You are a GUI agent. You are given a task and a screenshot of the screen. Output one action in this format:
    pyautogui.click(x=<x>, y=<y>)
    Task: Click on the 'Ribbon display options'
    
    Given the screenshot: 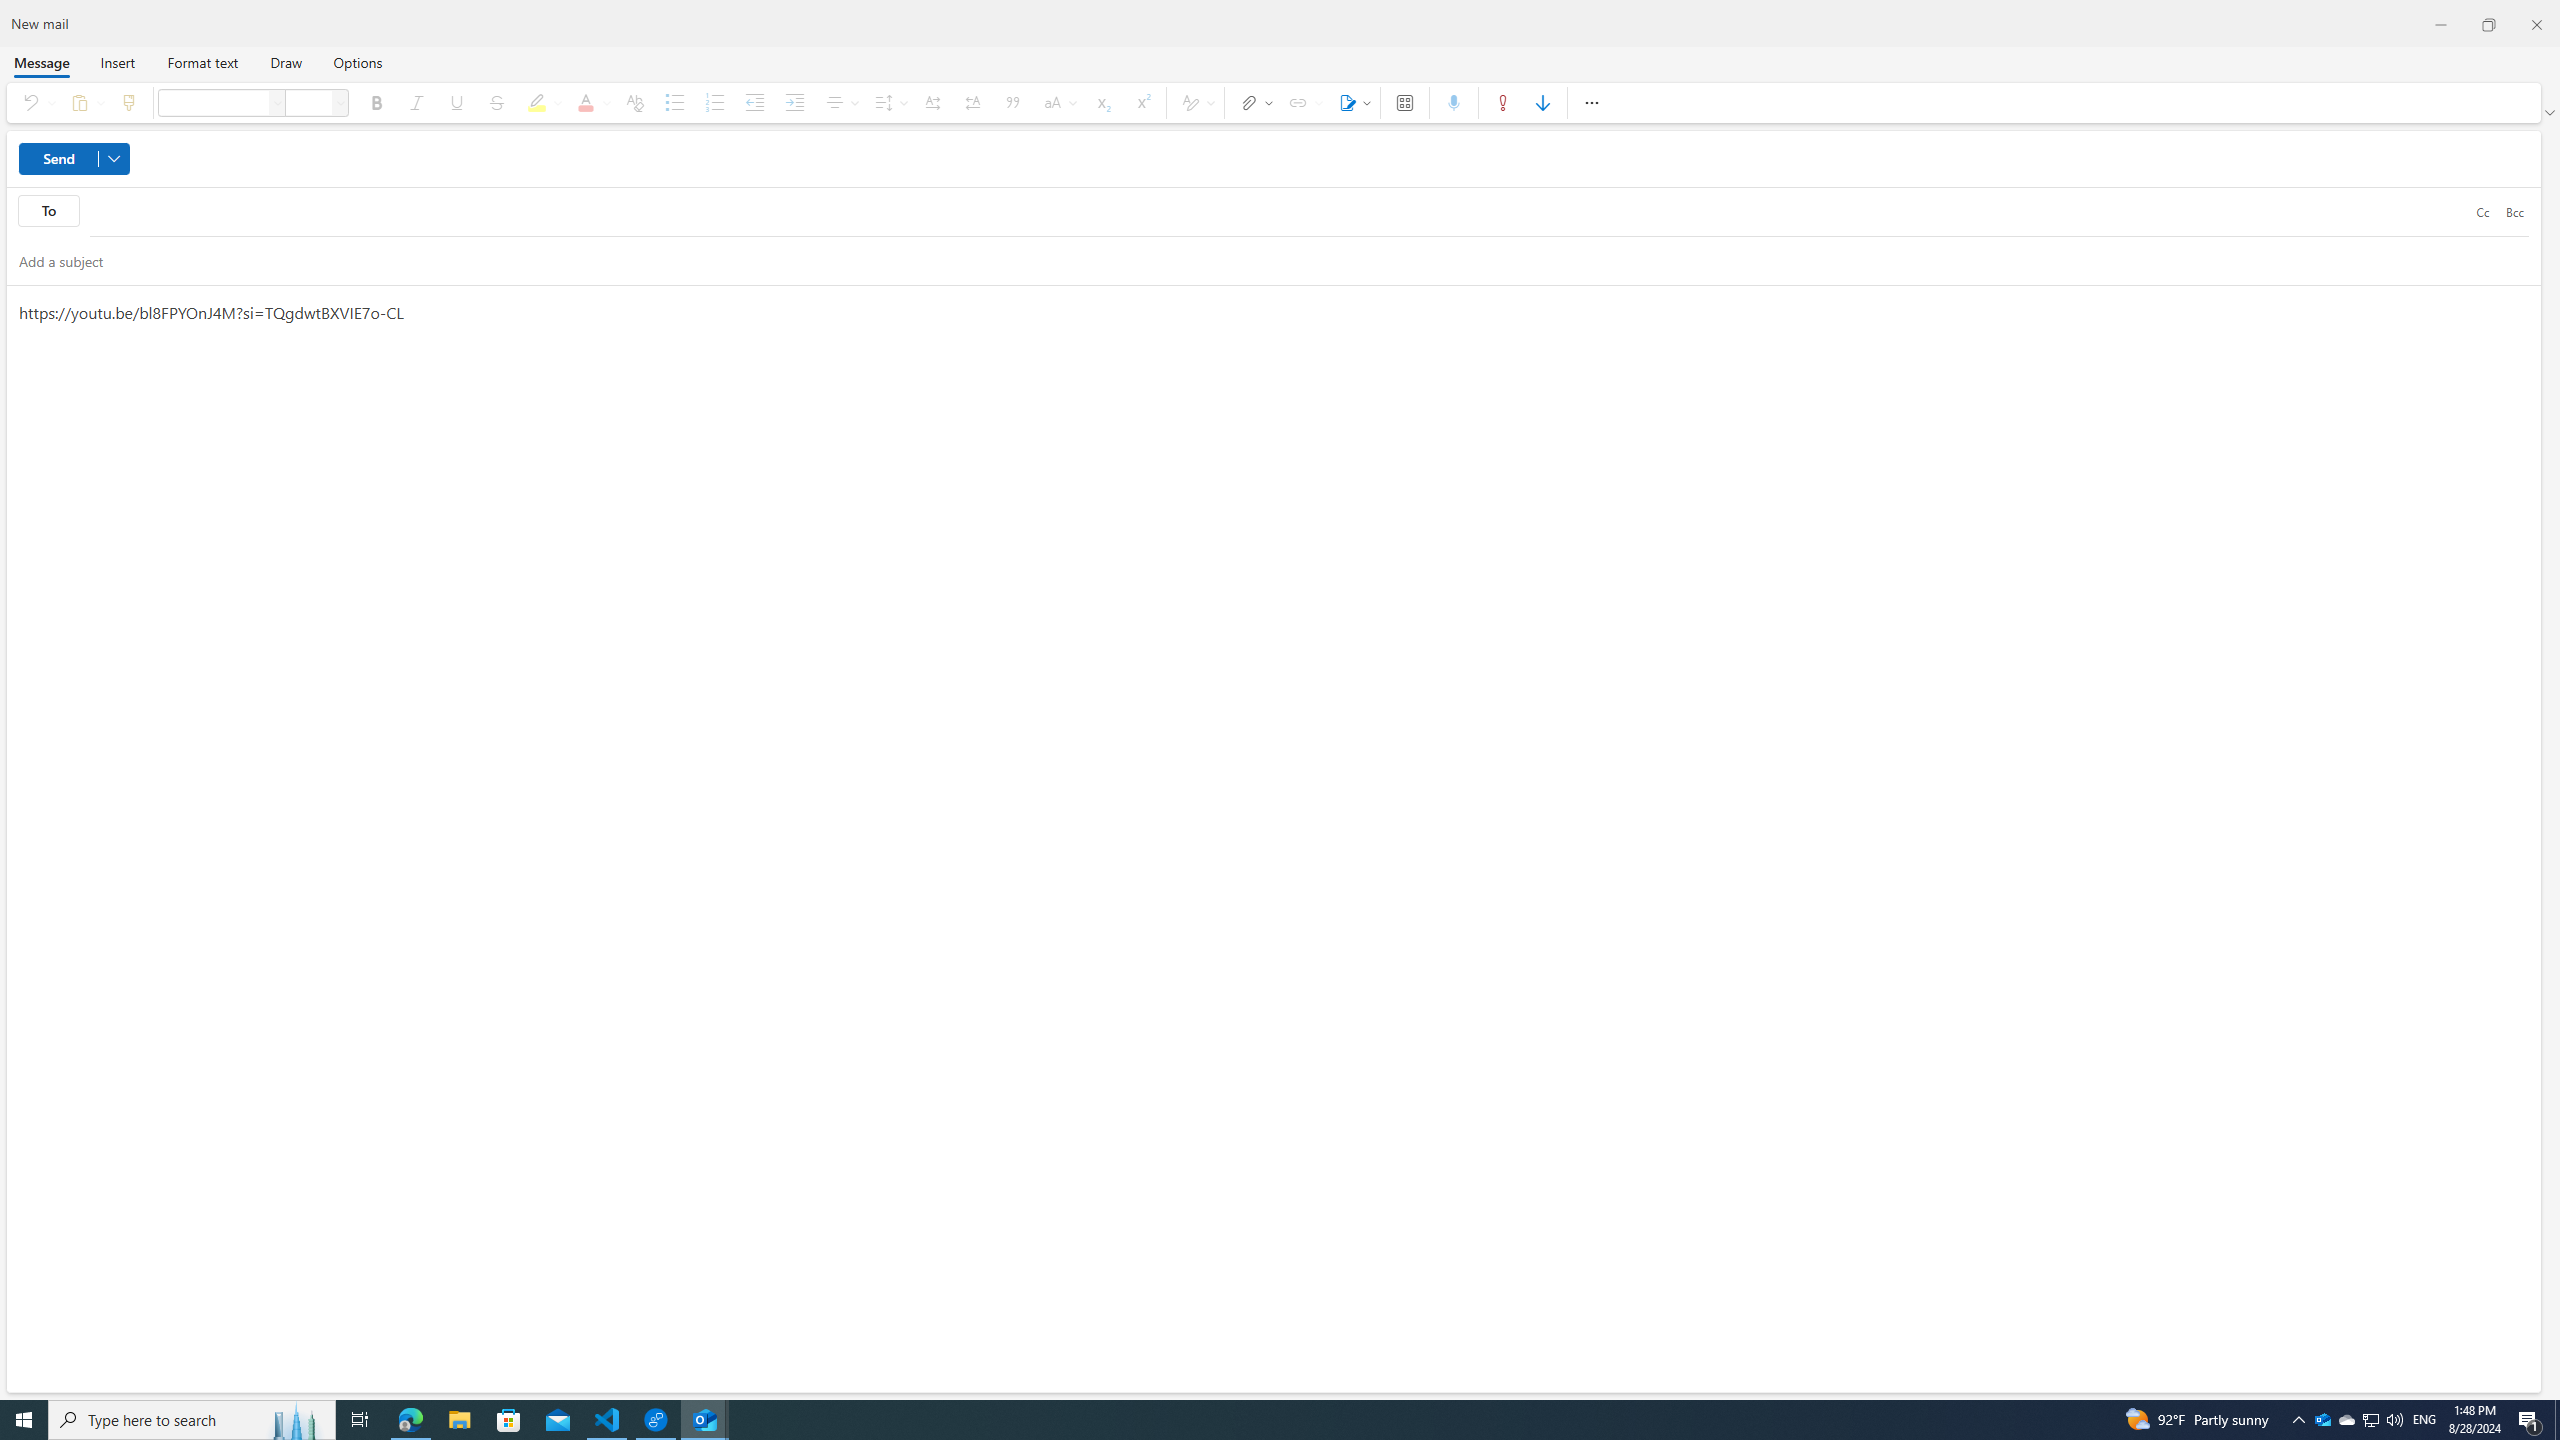 What is the action you would take?
    pyautogui.click(x=2551, y=112)
    